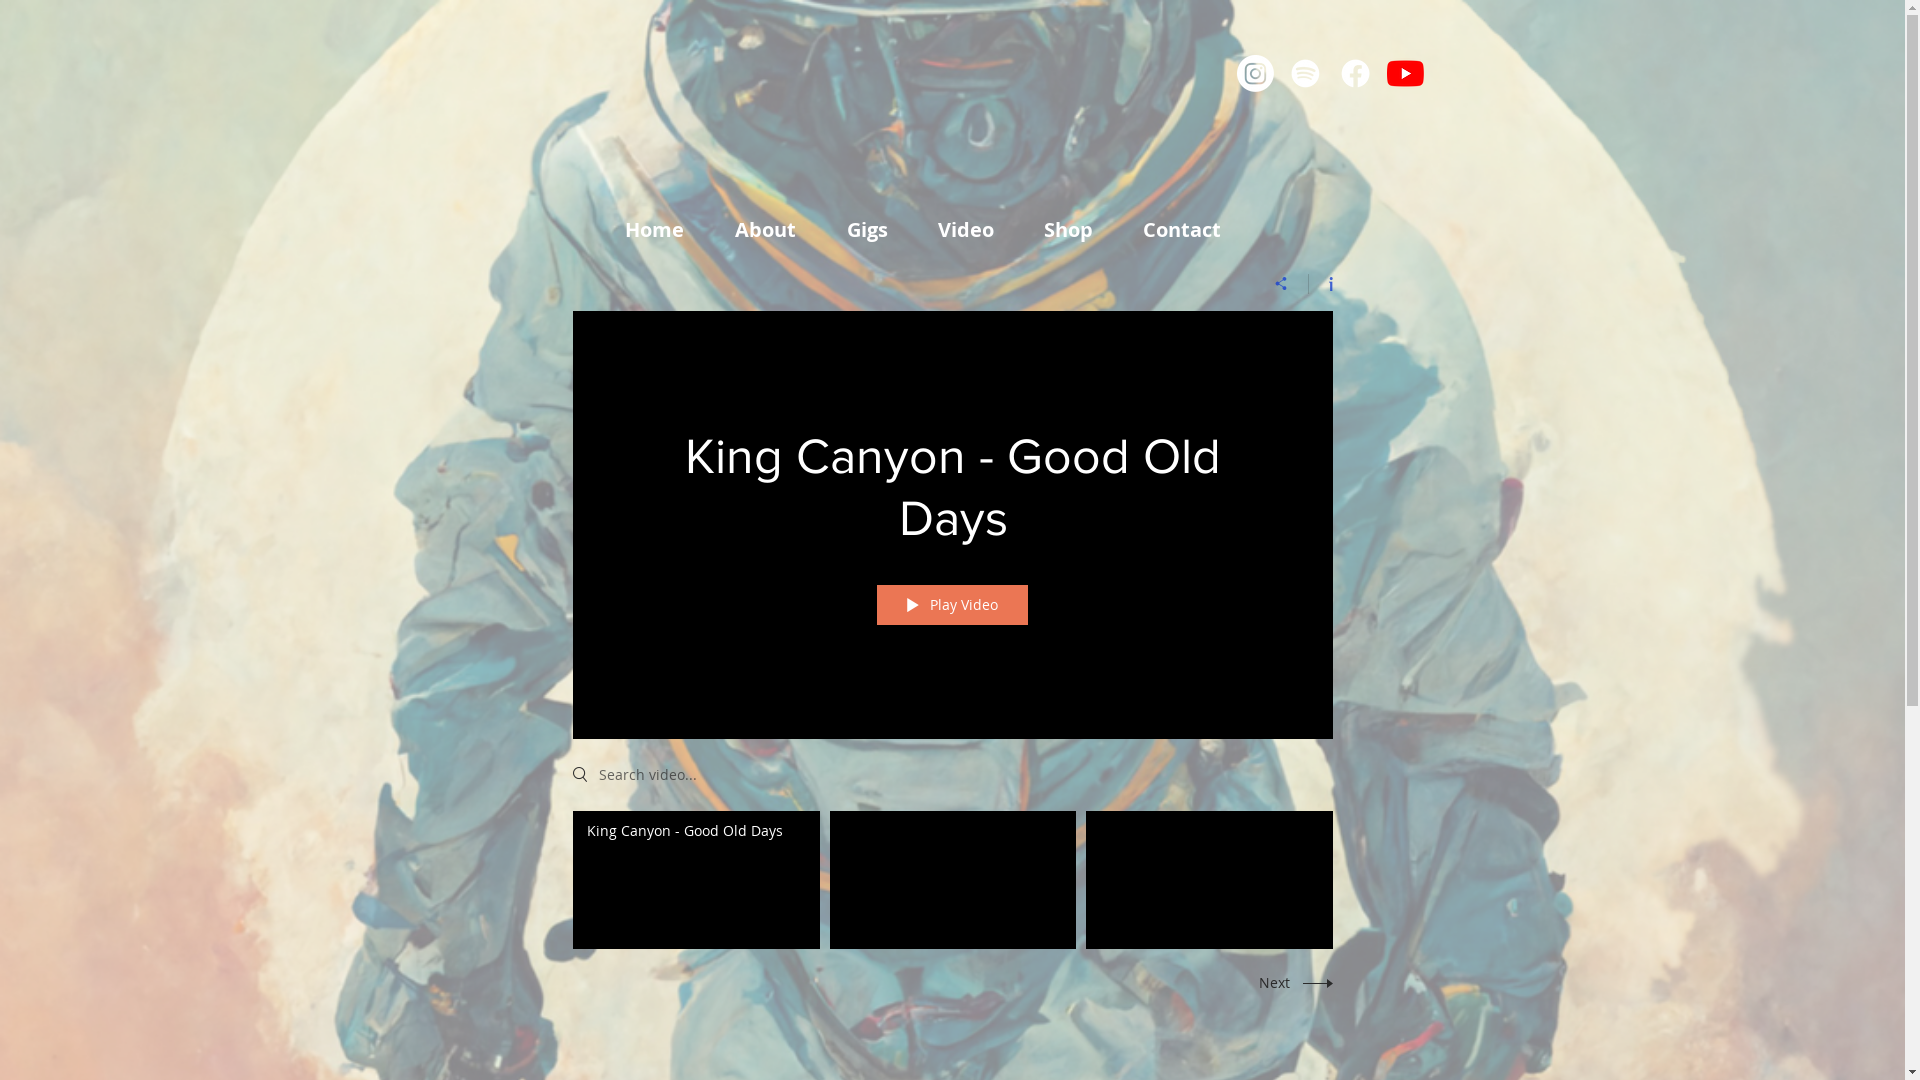 The width and height of the screenshot is (1920, 1080). Describe the element at coordinates (720, 229) in the screenshot. I see `'About'` at that location.